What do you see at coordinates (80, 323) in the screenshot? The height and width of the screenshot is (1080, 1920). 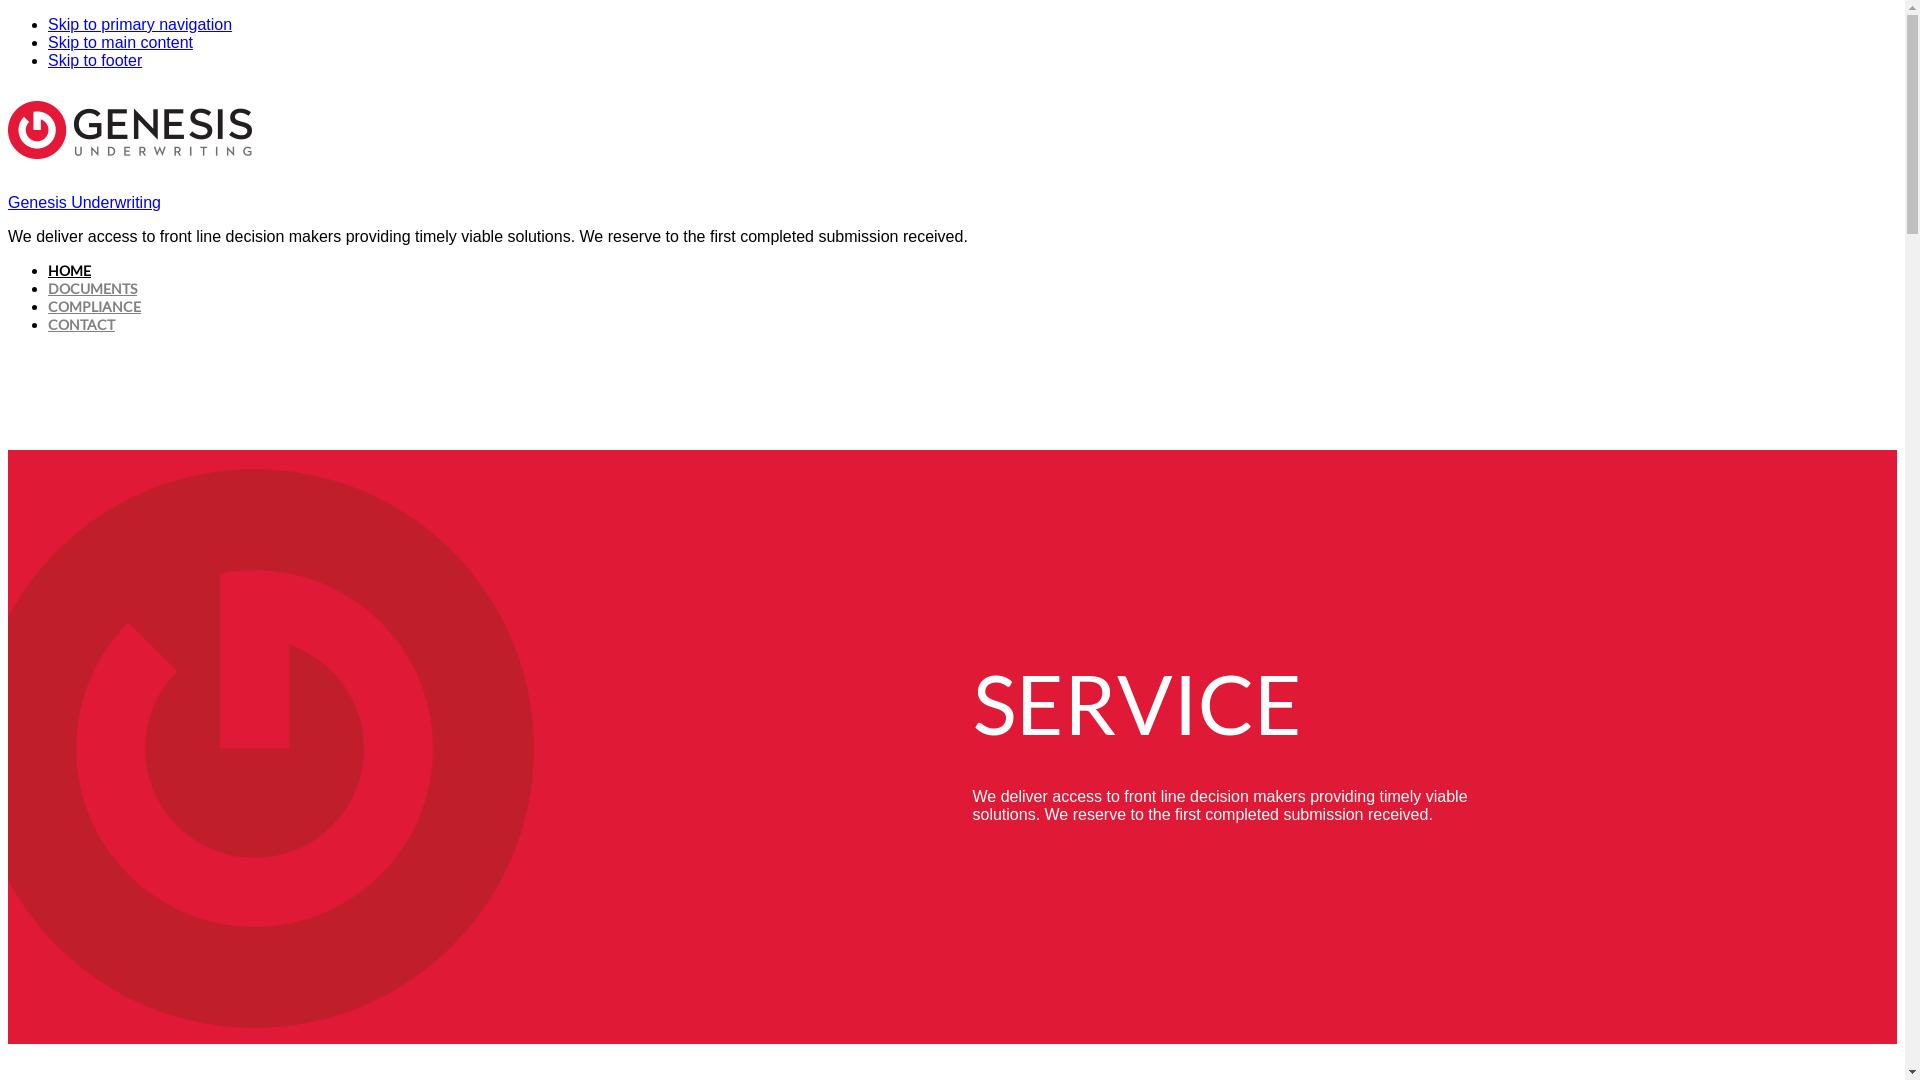 I see `'CONTACT'` at bounding box center [80, 323].